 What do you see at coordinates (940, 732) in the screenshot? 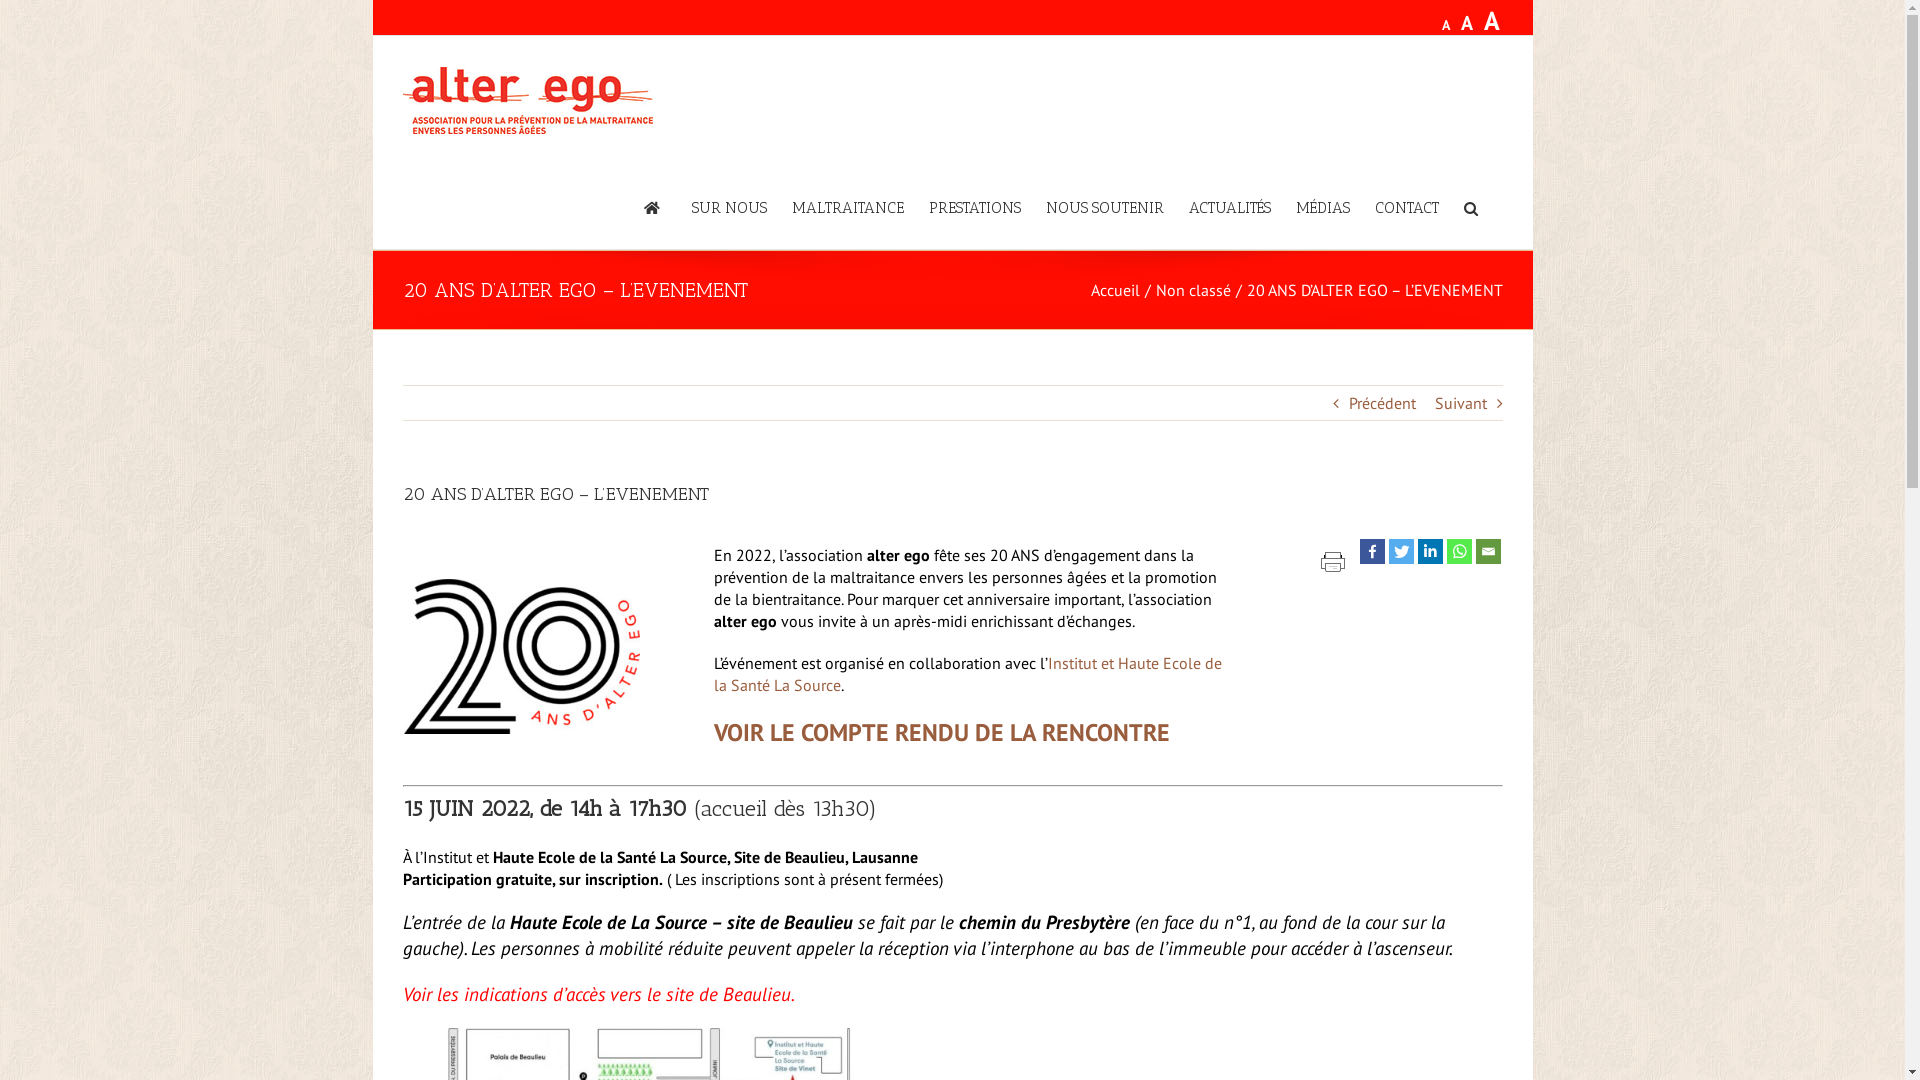
I see `'VOIR LE COMPTE RENDU DE LA RENCONTRE'` at bounding box center [940, 732].